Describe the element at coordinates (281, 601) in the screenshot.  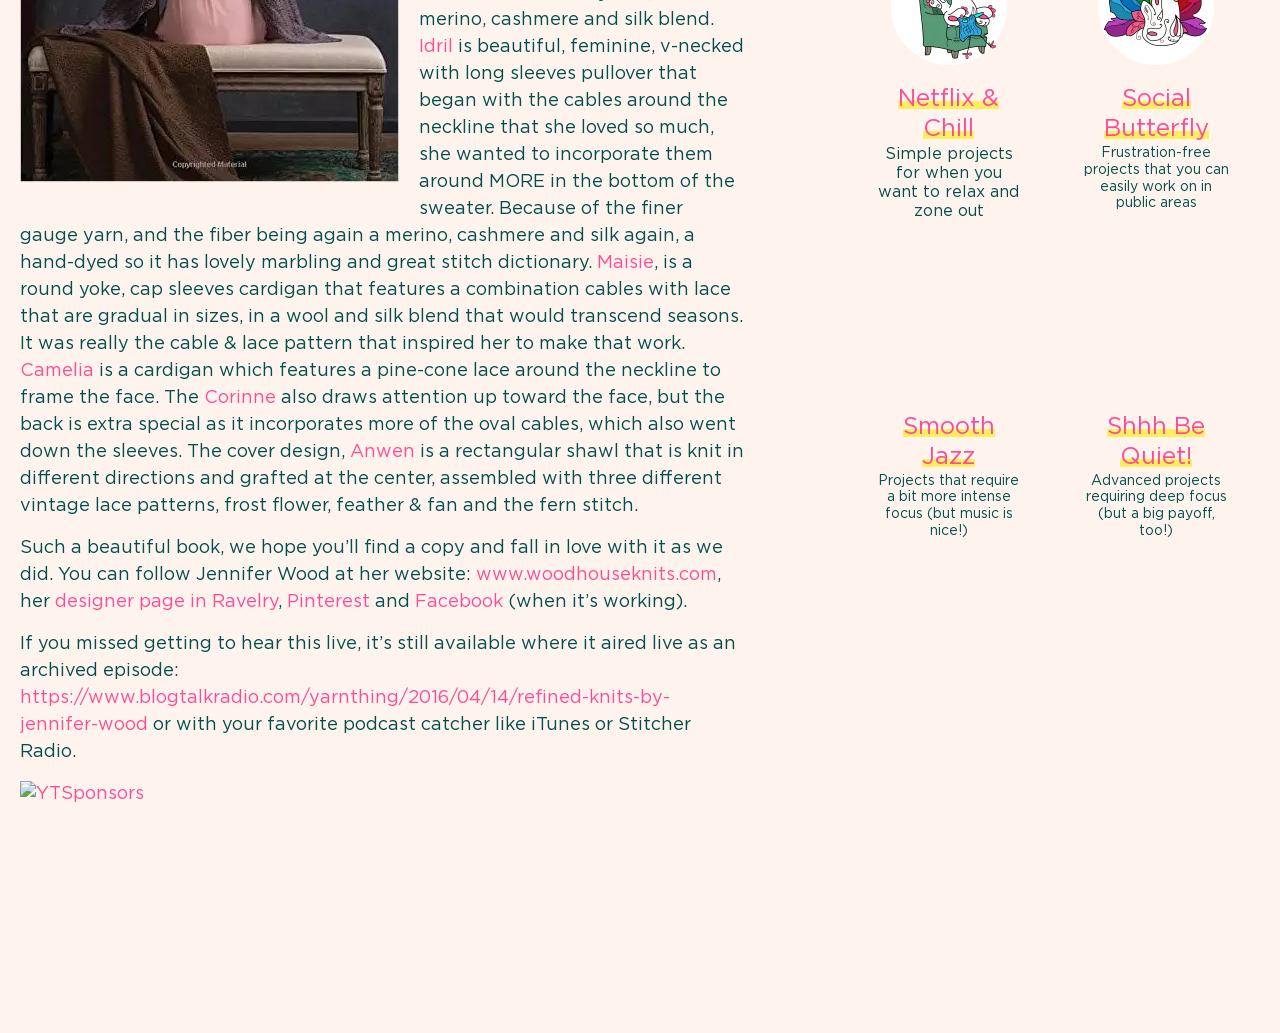
I see `','` at that location.